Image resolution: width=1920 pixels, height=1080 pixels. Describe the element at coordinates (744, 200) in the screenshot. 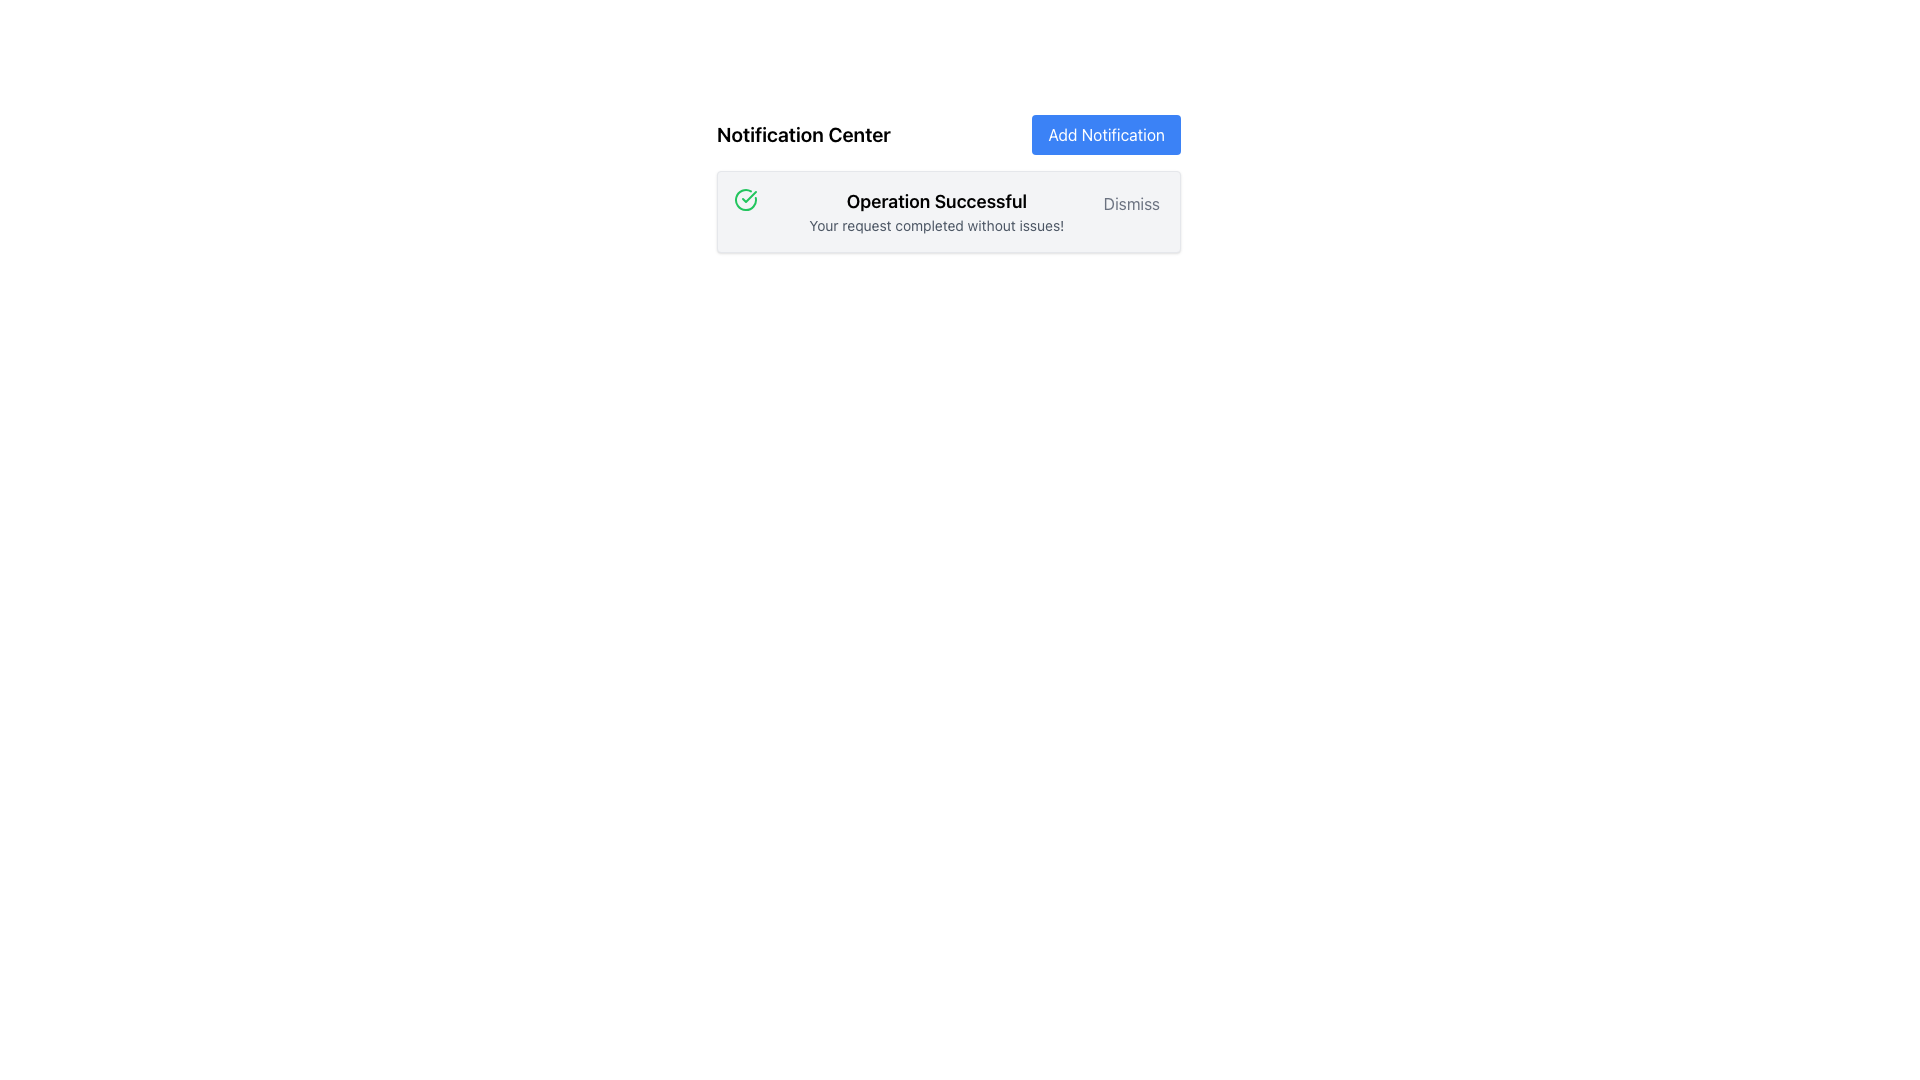

I see `the success indicator icon located at the top-left section of the notification card, adjacent to the text 'Operation Successful'` at that location.